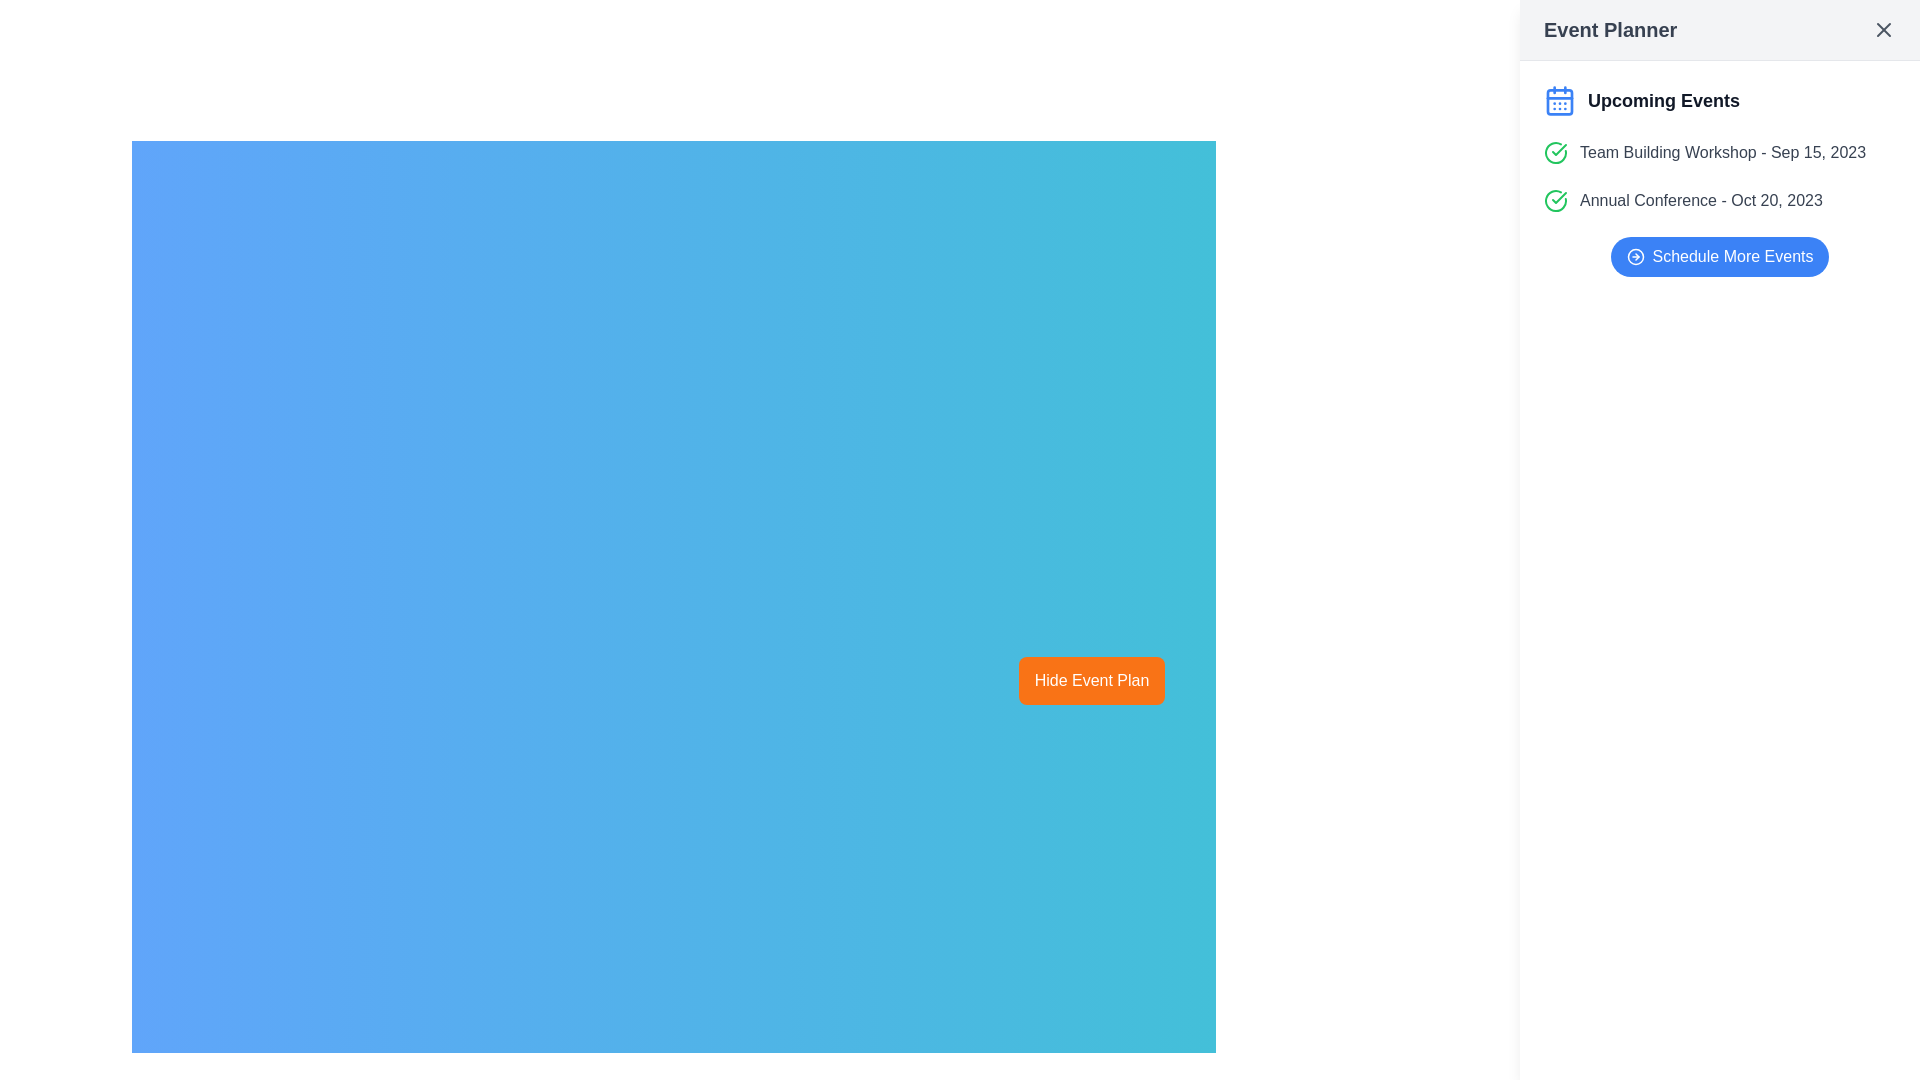  Describe the element at coordinates (1559, 101) in the screenshot. I see `the main body rectangle of the SVG calendar icon located at the top of the 'Upcoming Events' section in the 'Event Planner' sidebar` at that location.